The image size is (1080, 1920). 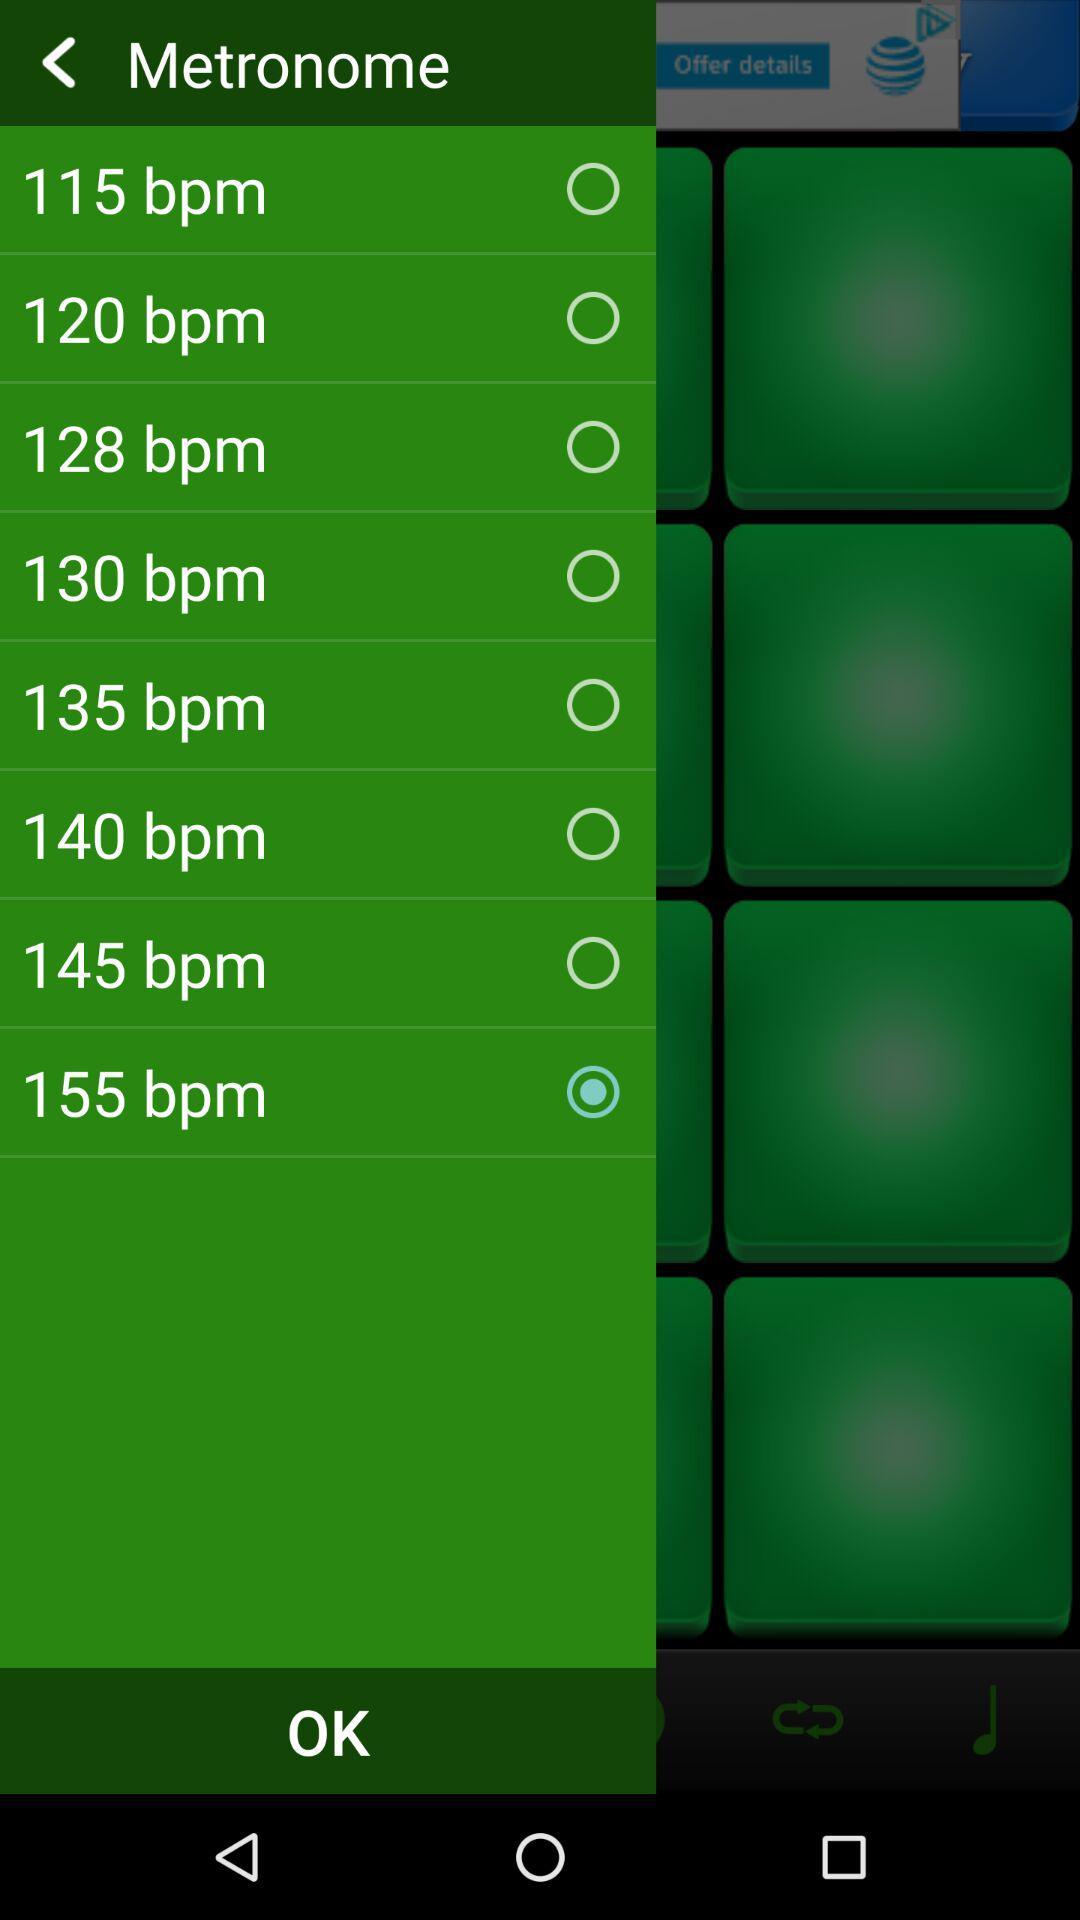 I want to click on 115 bpm, so click(x=327, y=188).